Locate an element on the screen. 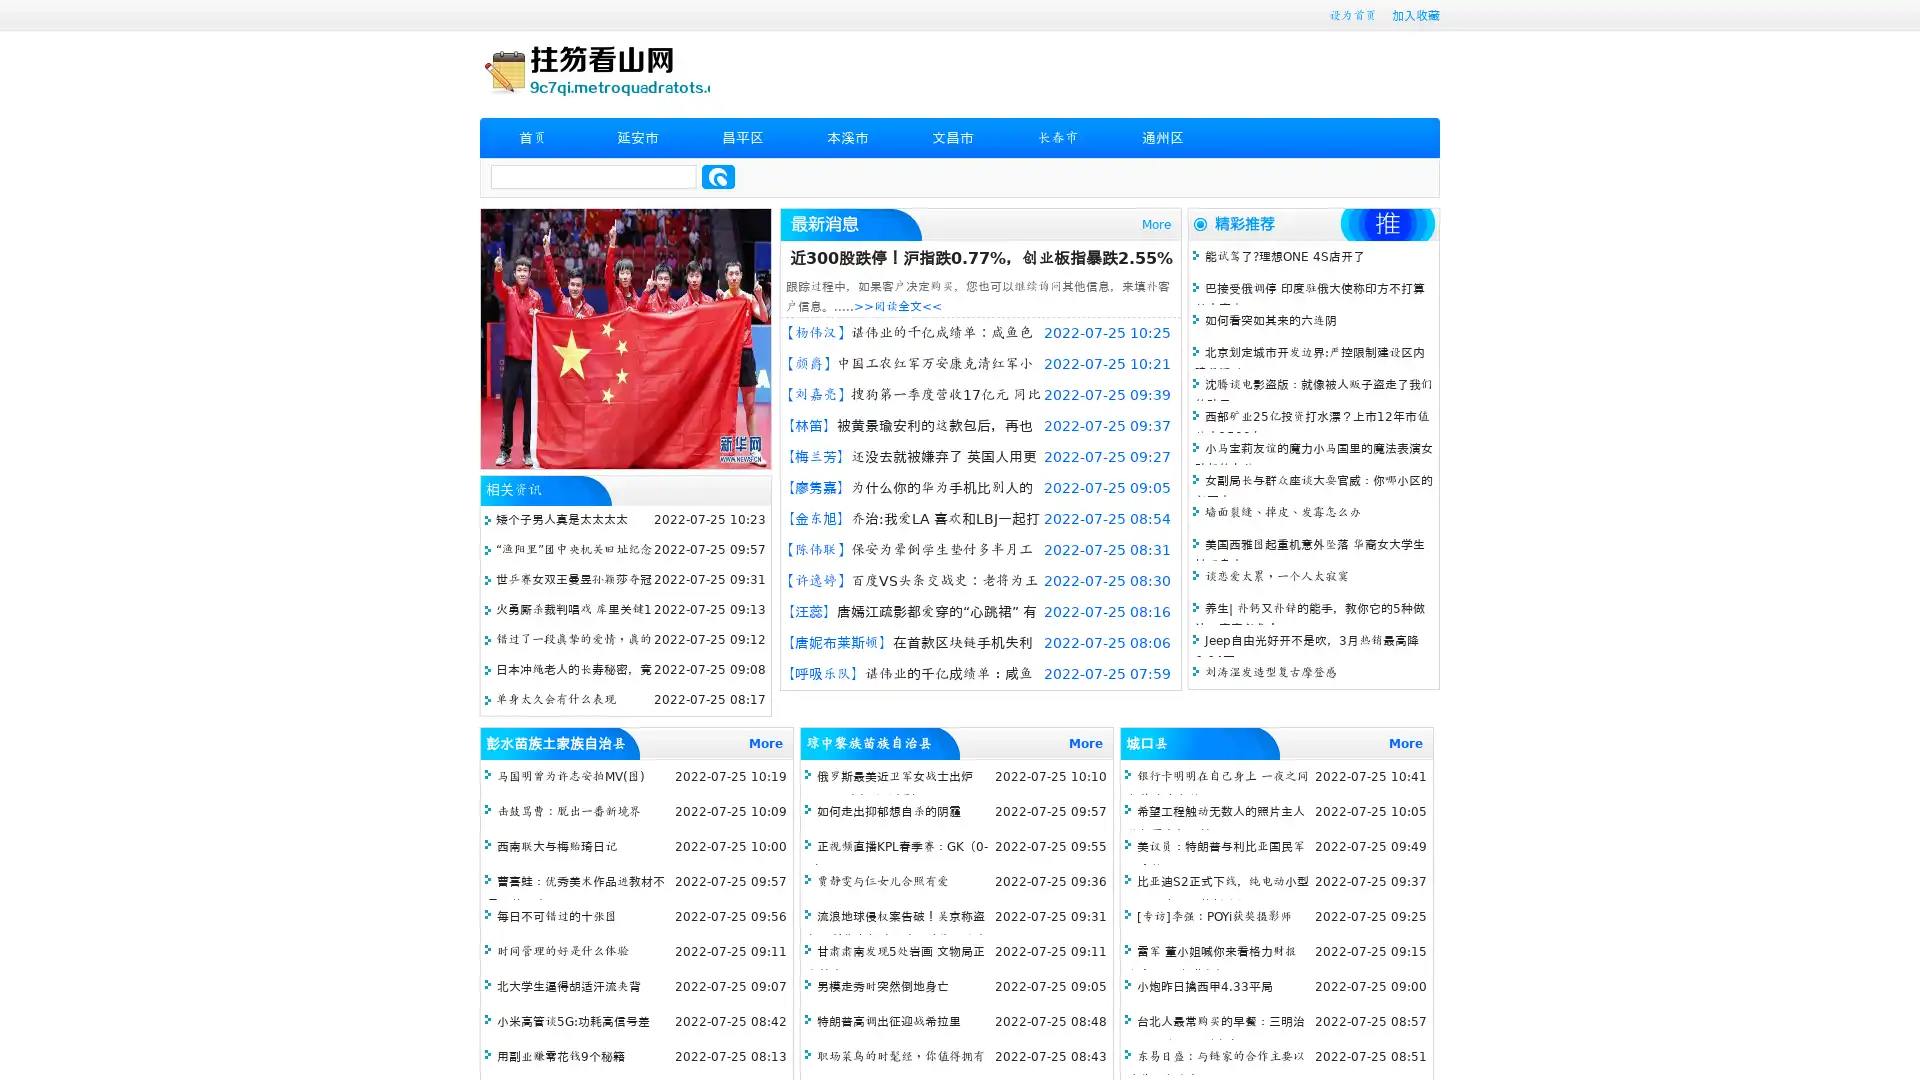 The image size is (1920, 1080). Search is located at coordinates (718, 176).